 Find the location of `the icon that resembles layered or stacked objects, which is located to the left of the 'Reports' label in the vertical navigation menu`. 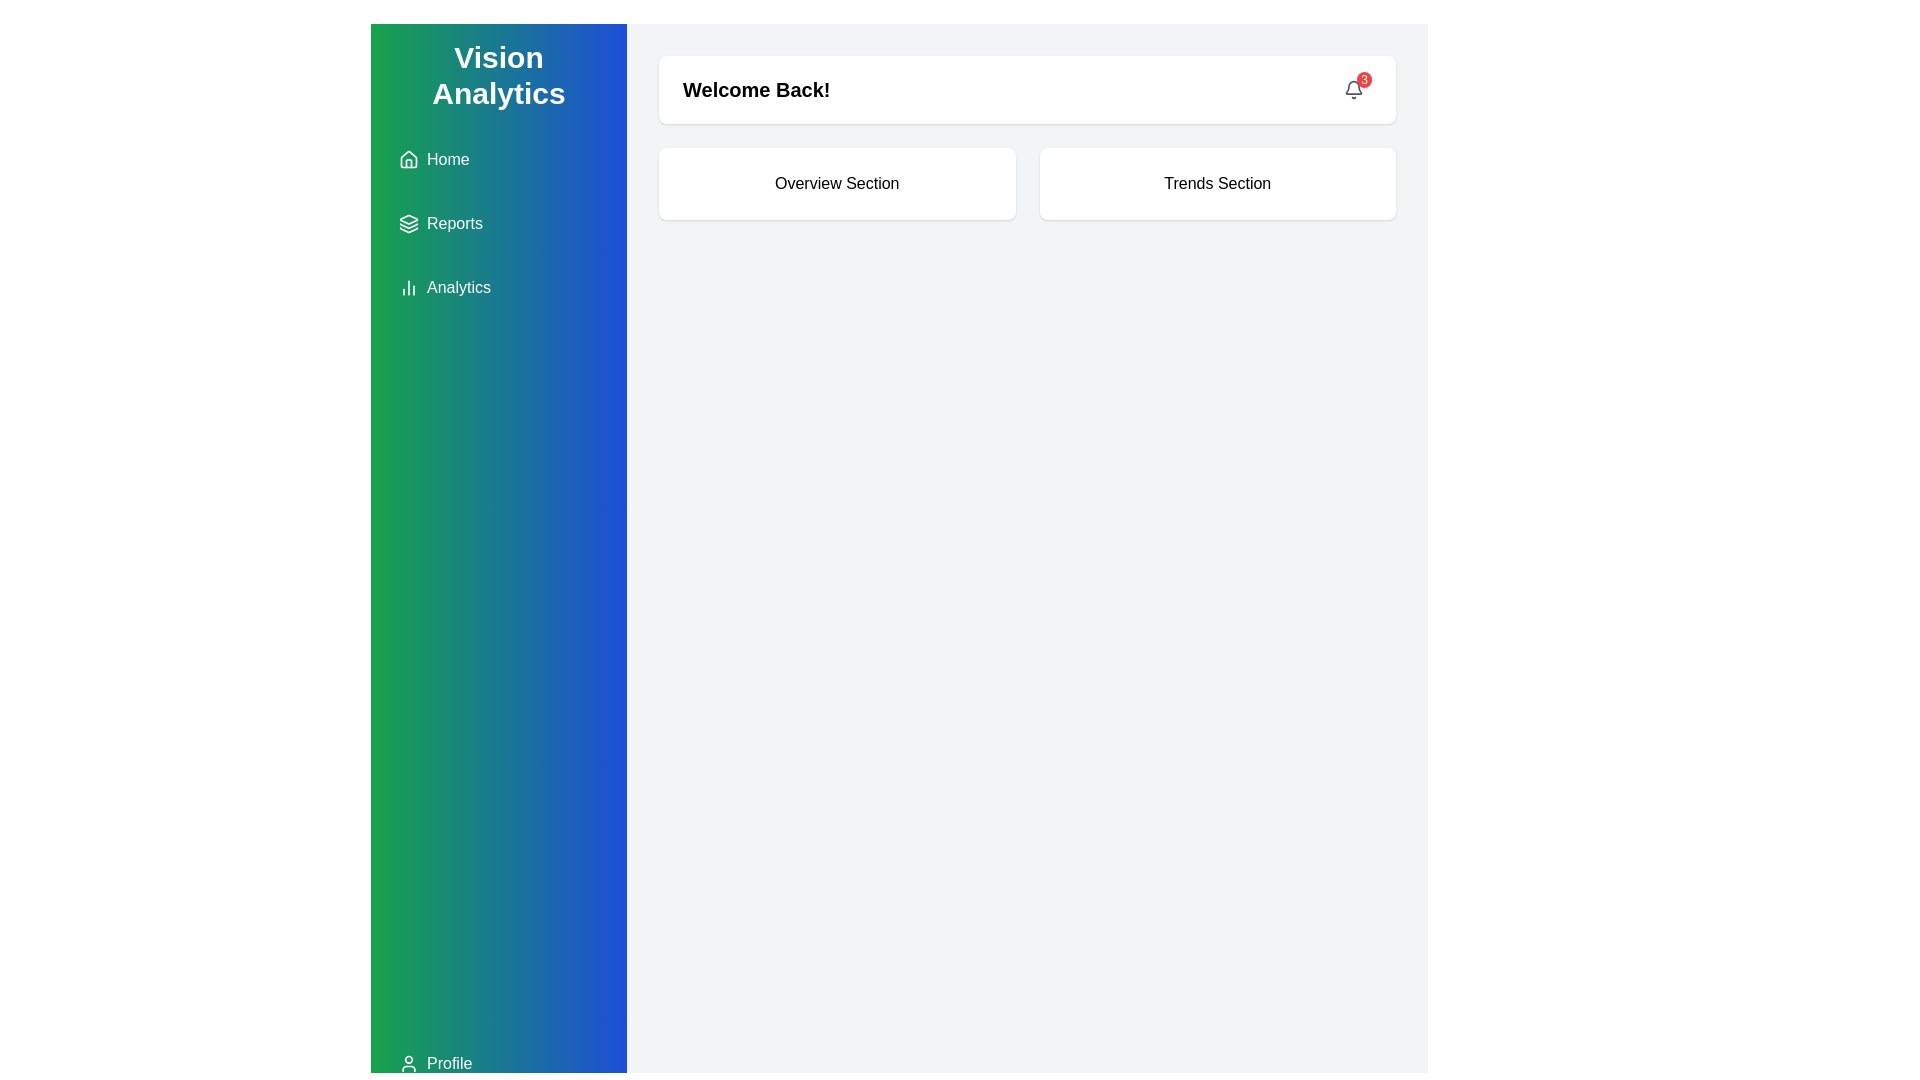

the icon that resembles layered or stacked objects, which is located to the left of the 'Reports' label in the vertical navigation menu is located at coordinates (407, 223).